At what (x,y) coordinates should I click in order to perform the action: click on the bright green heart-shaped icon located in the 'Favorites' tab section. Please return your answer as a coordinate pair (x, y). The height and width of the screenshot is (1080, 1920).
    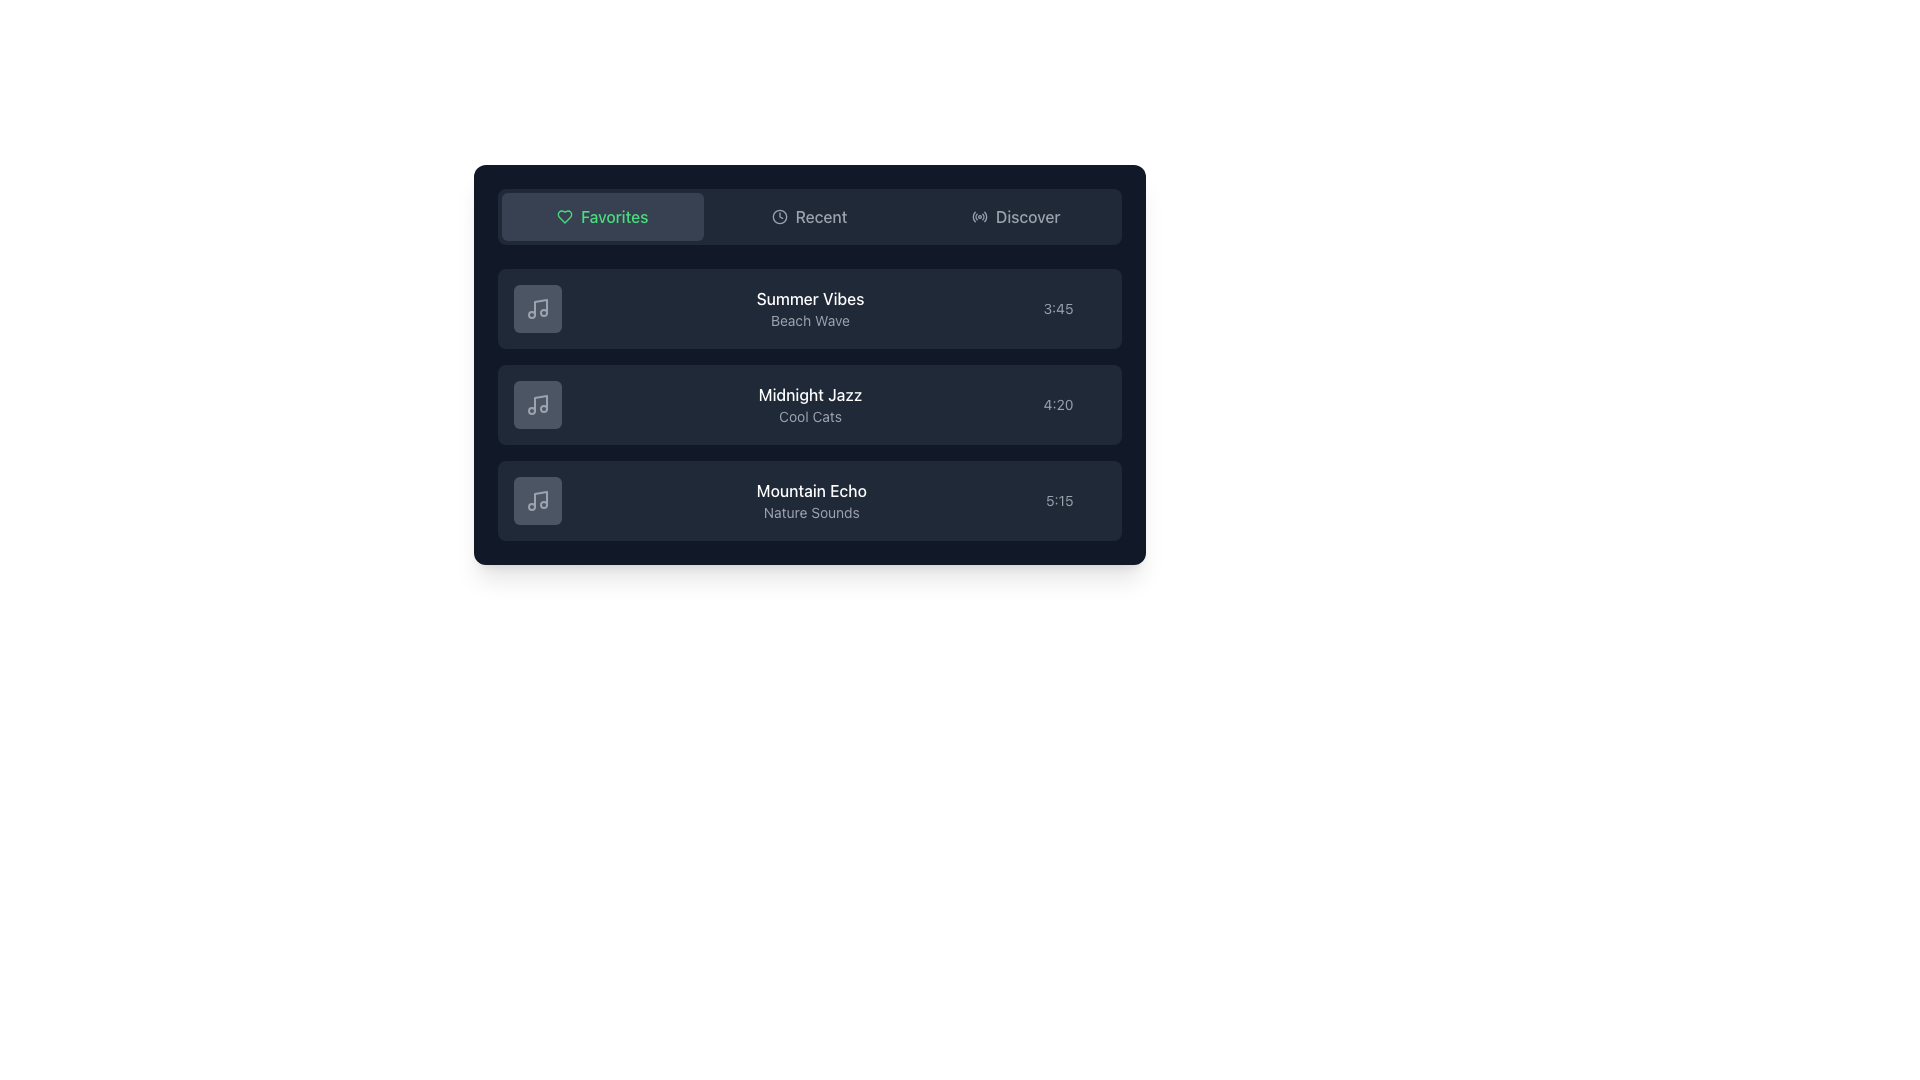
    Looking at the image, I should click on (564, 216).